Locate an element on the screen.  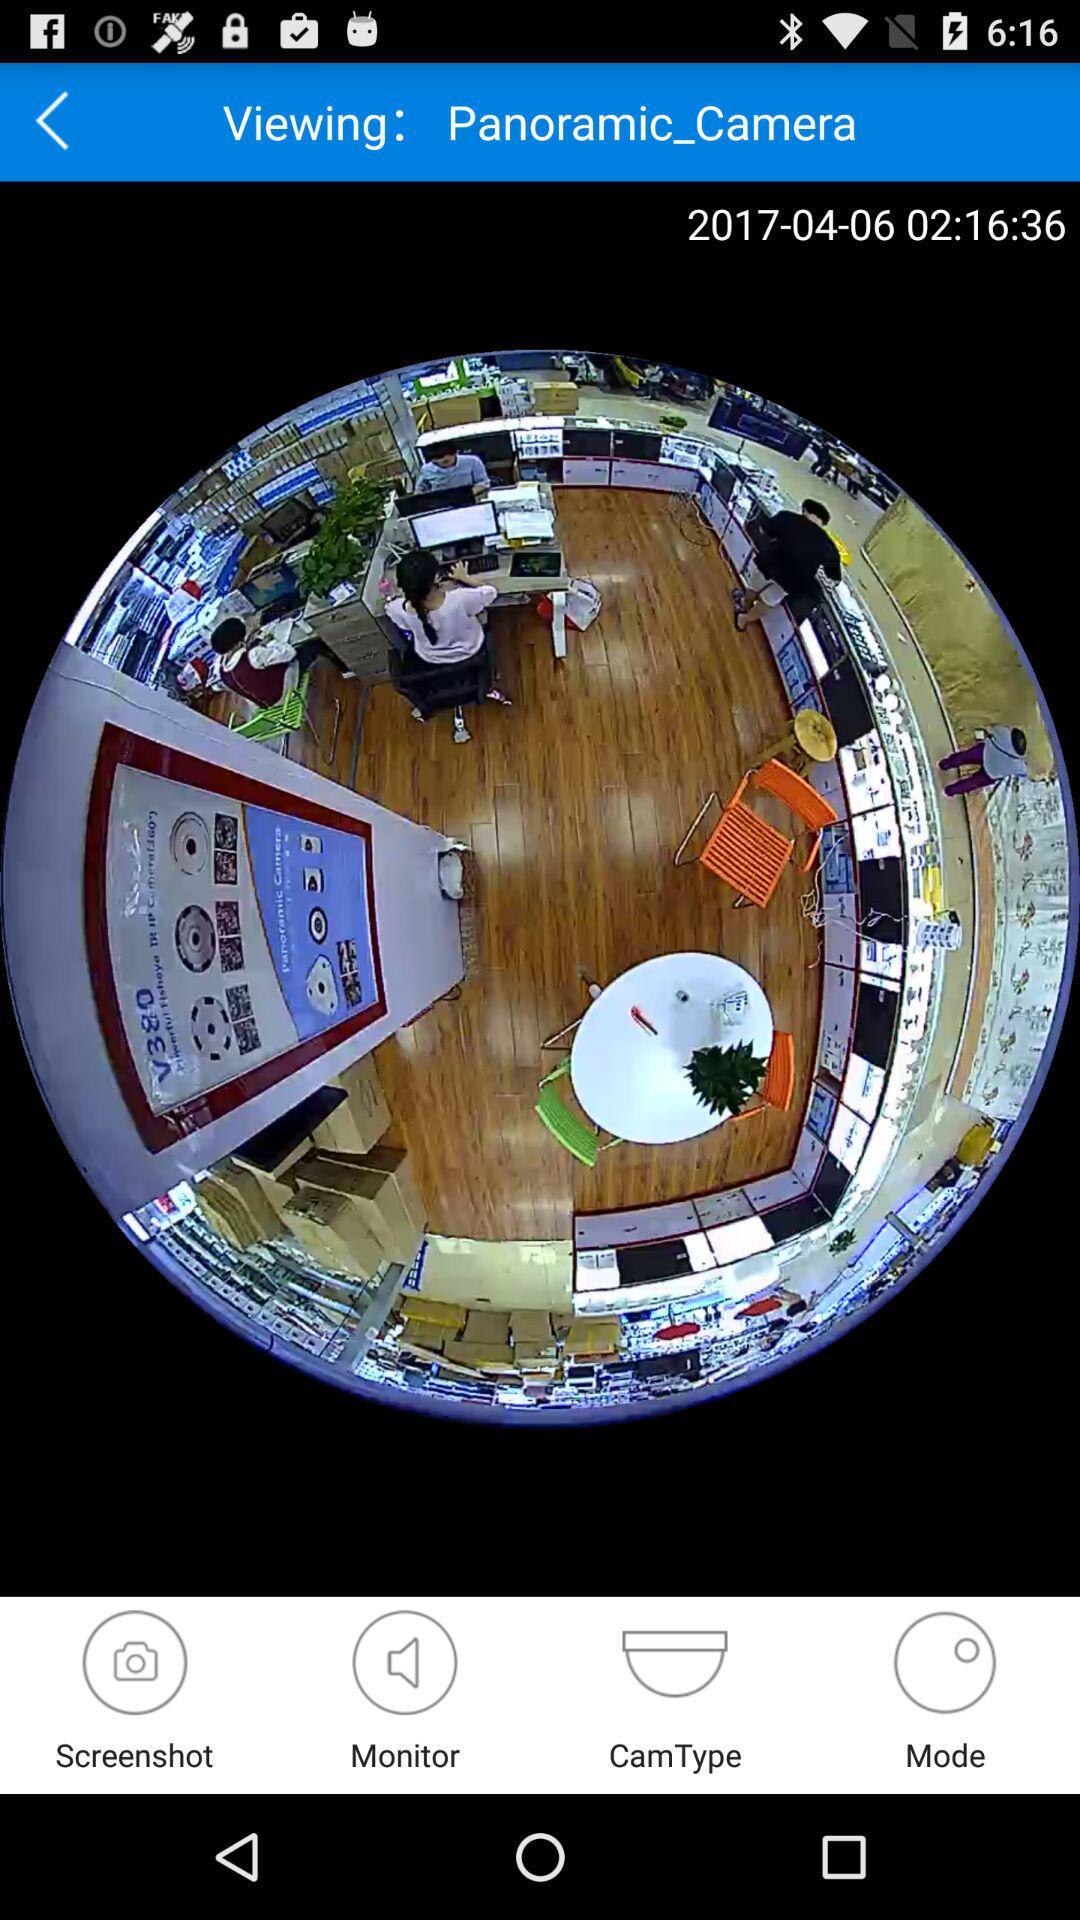
change the camtype is located at coordinates (675, 1662).